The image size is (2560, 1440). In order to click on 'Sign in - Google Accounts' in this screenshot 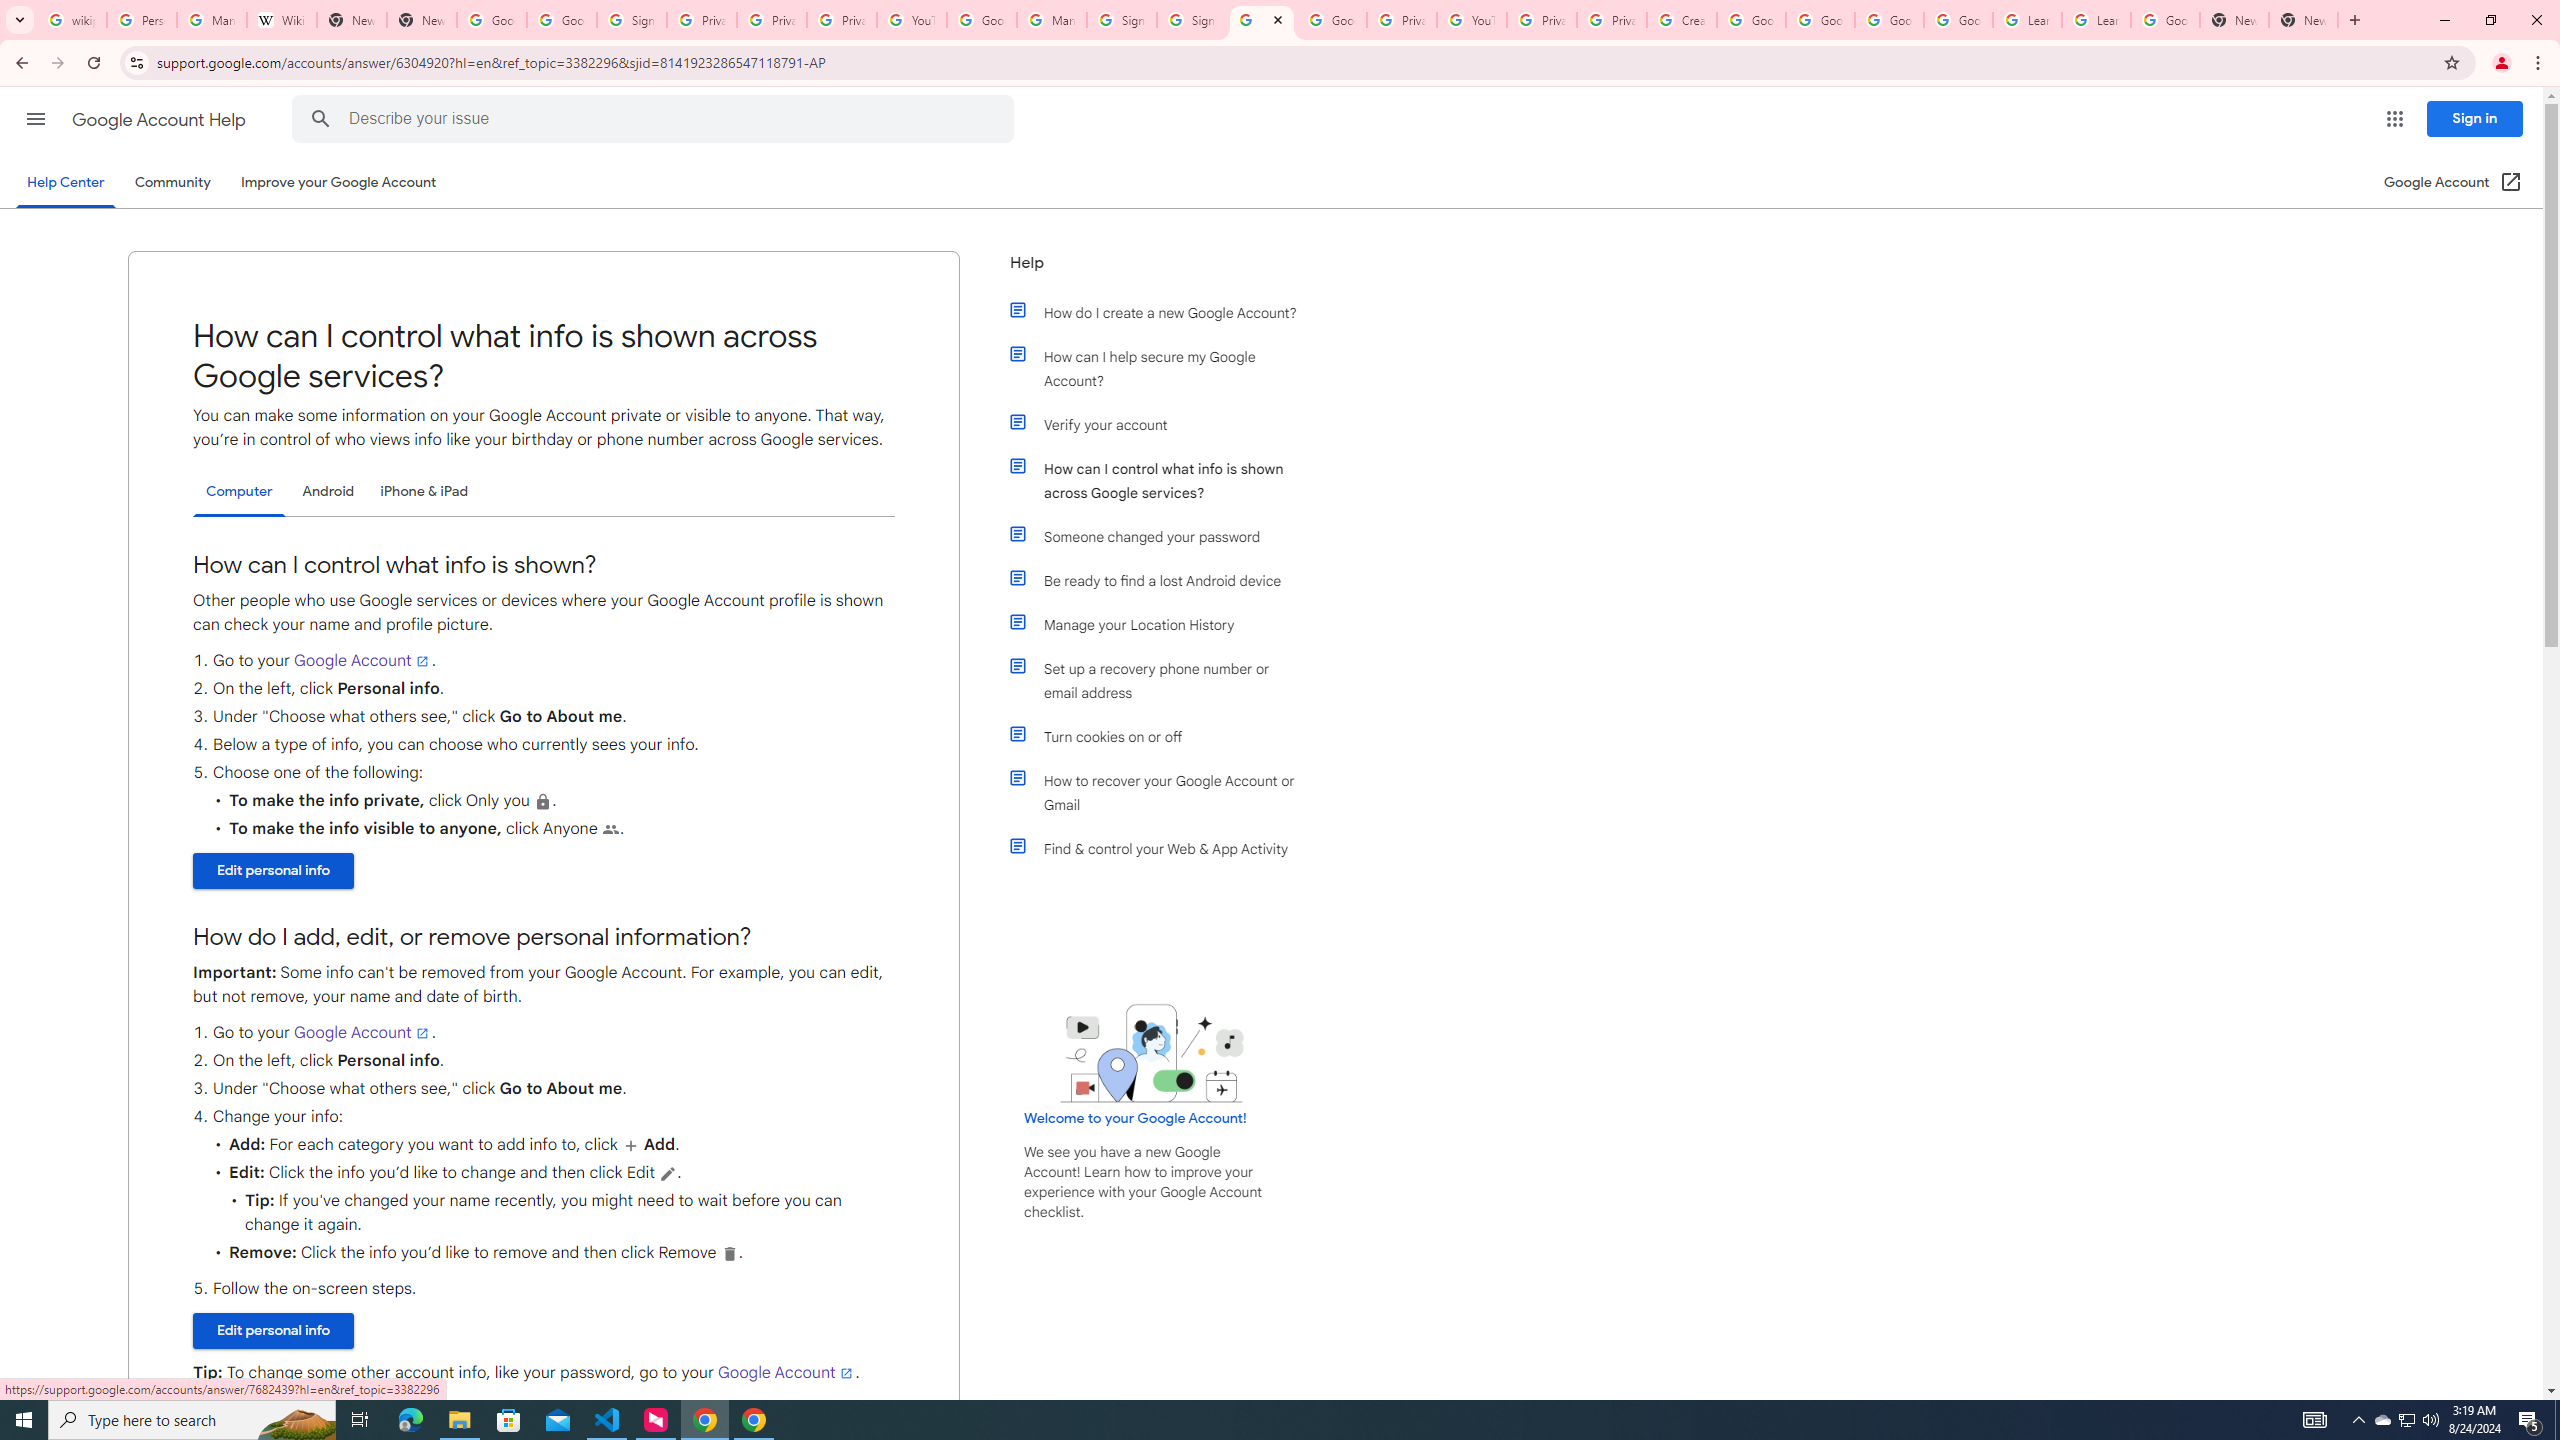, I will do `click(1121, 19)`.